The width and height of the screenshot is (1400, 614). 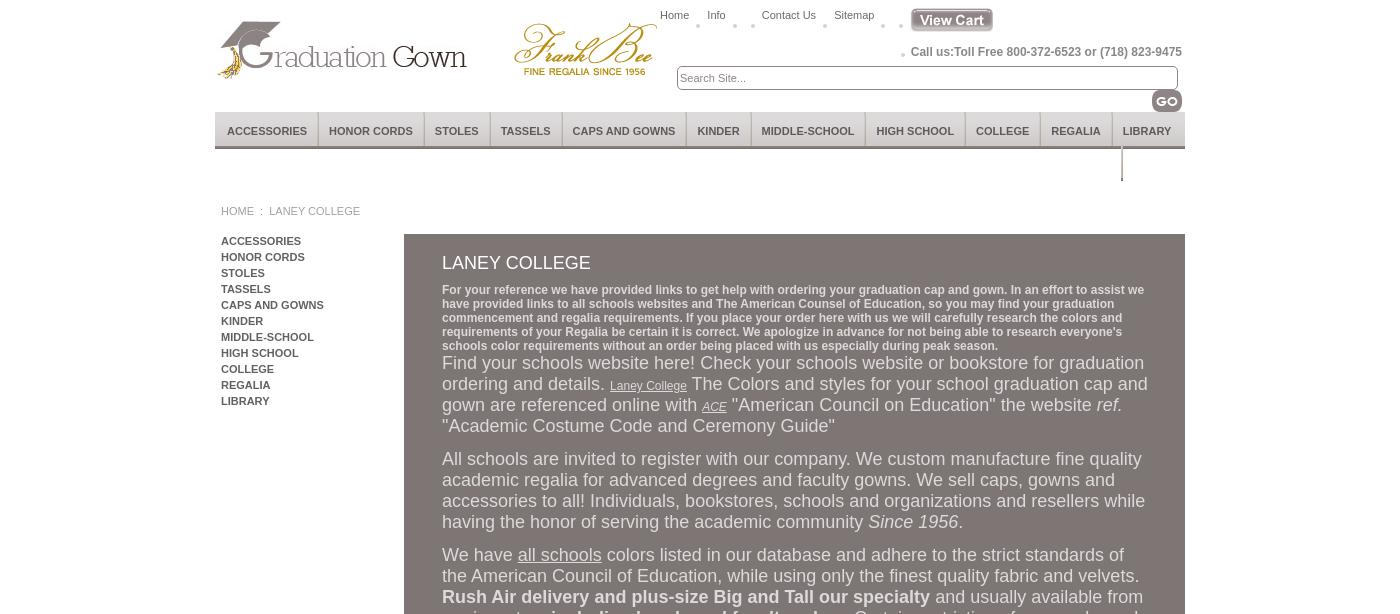 What do you see at coordinates (726, 404) in the screenshot?
I see `'"American Council on Education" the website'` at bounding box center [726, 404].